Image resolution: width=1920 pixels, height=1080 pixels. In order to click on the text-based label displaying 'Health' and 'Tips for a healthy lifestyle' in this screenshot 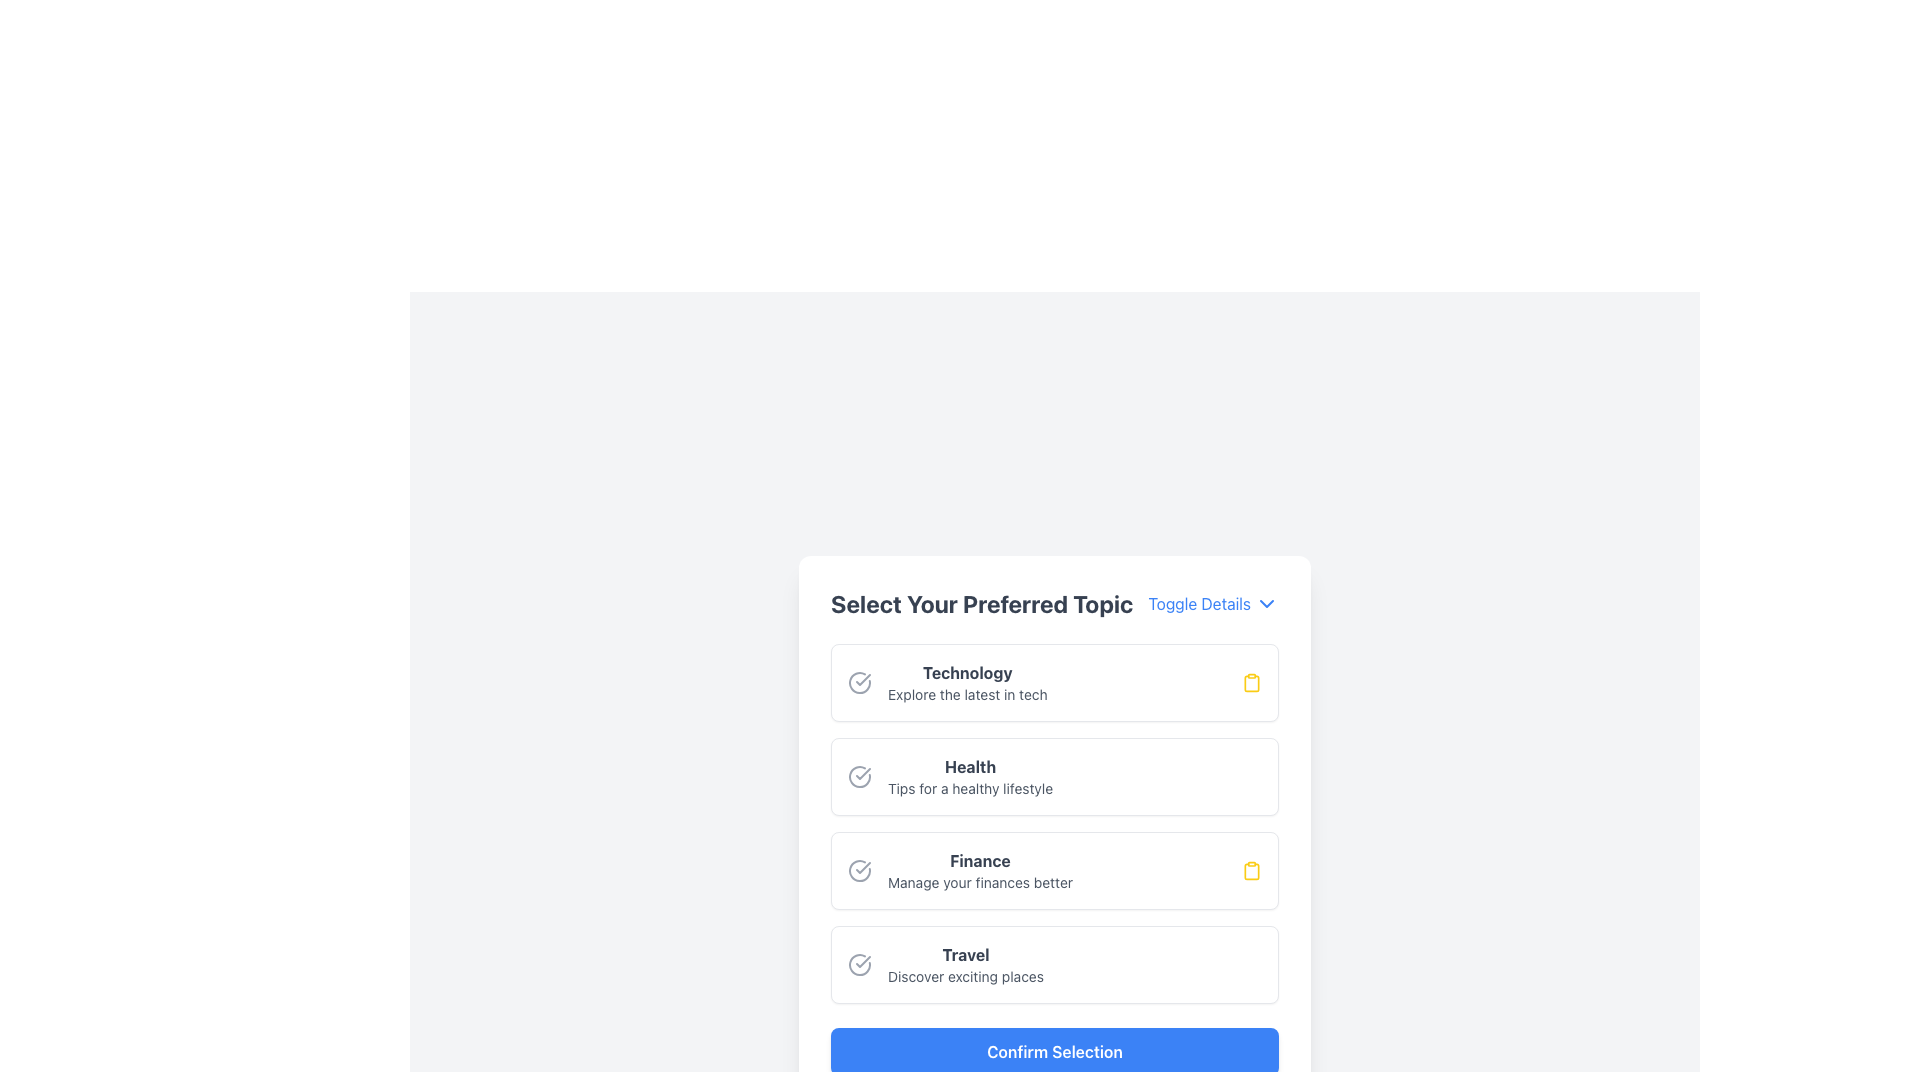, I will do `click(970, 775)`.